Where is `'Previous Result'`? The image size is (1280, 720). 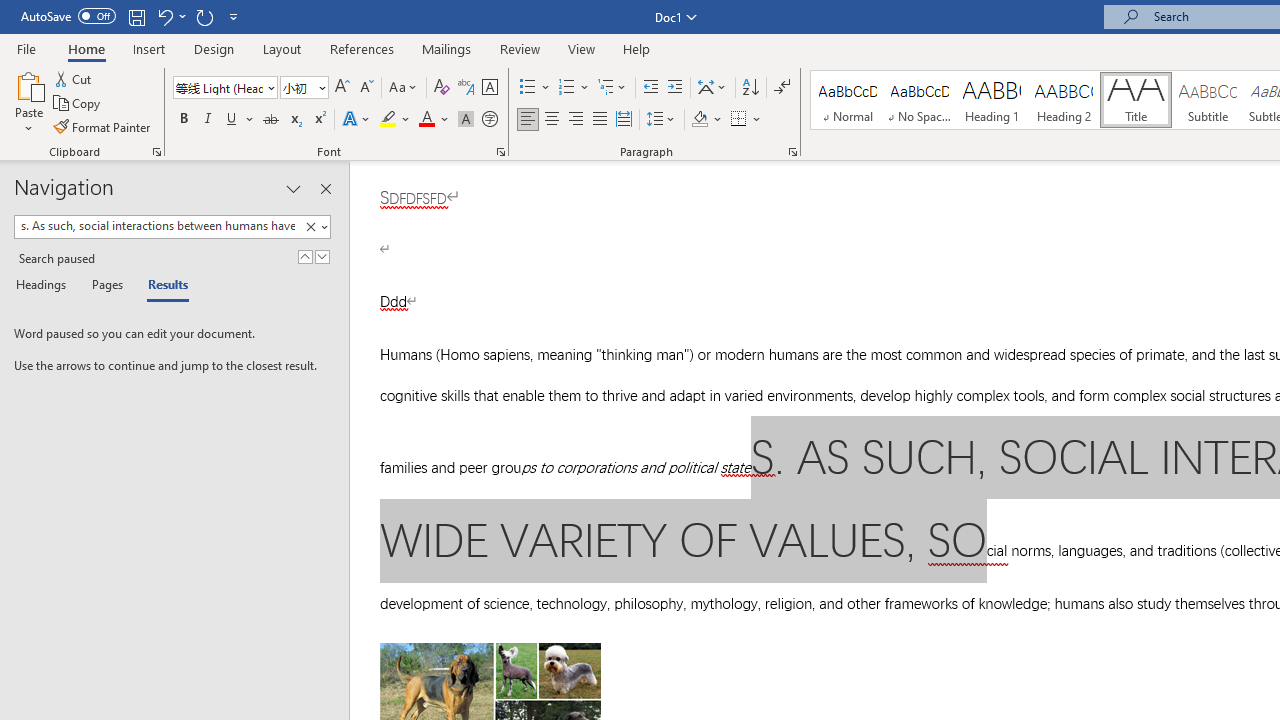
'Previous Result' is located at coordinates (304, 256).